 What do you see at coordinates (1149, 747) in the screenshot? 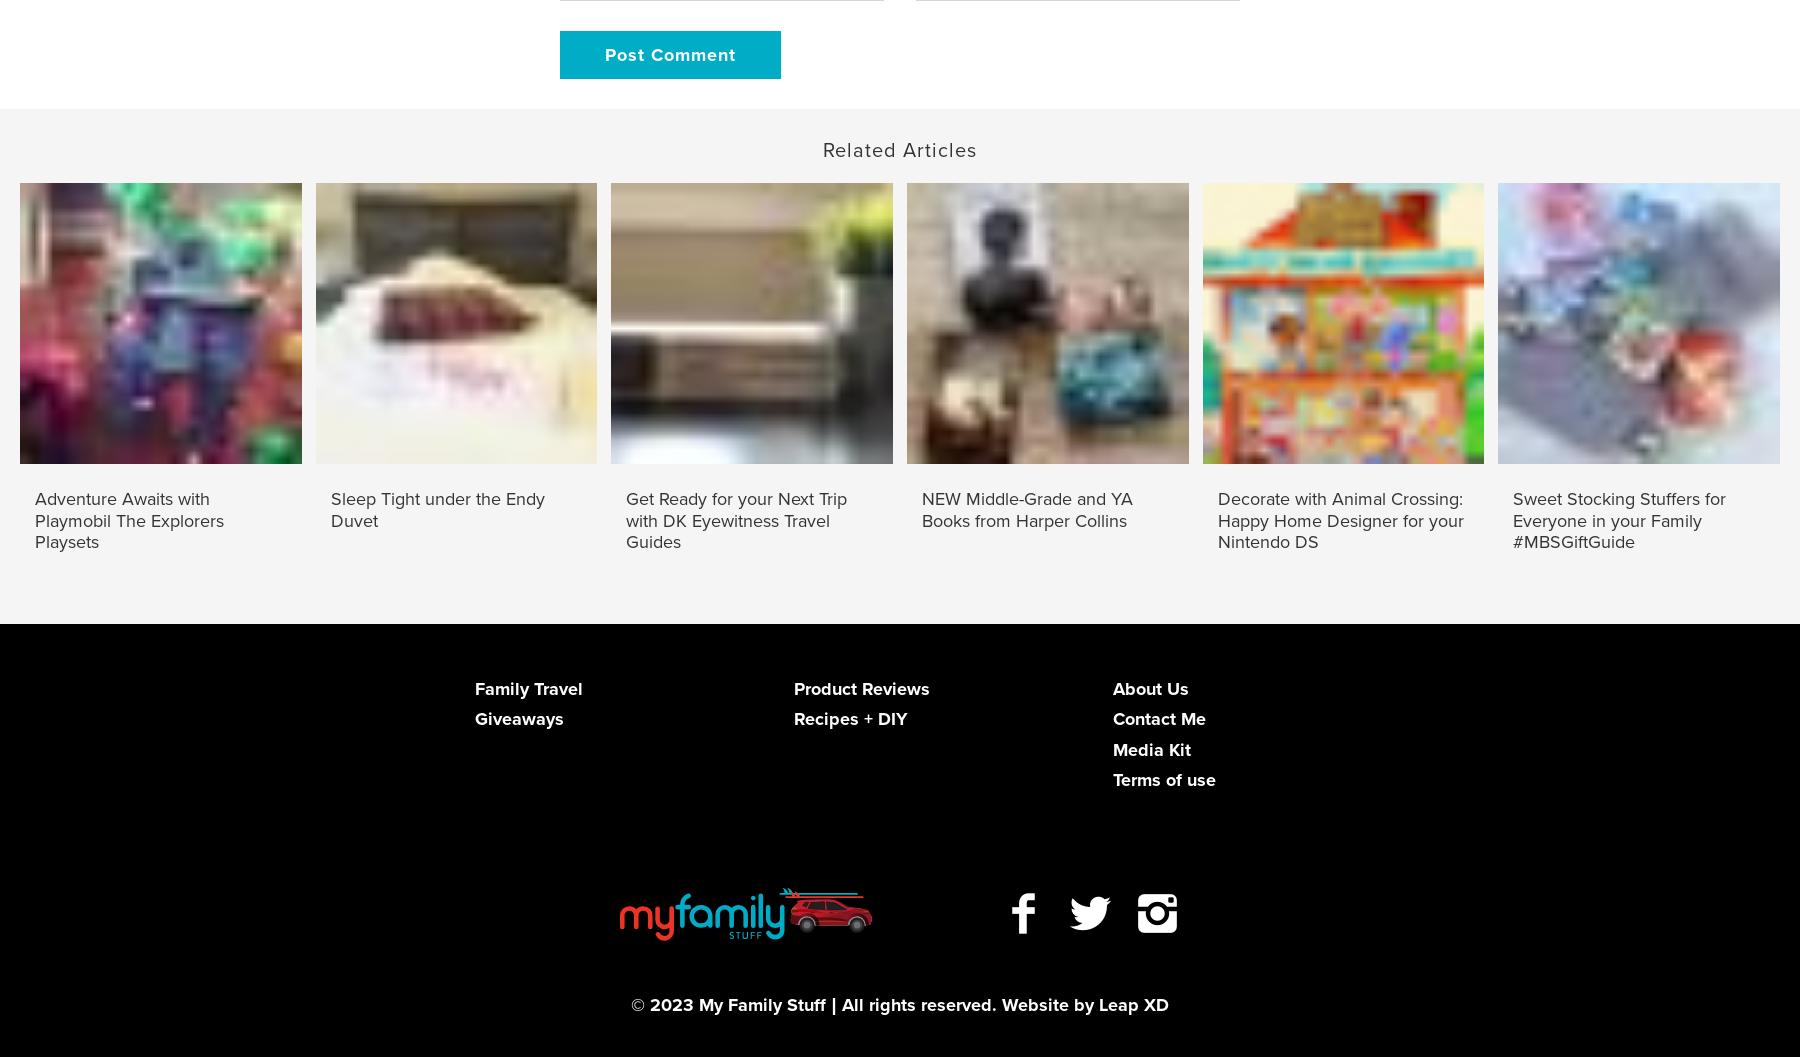
I see `'Media Kit'` at bounding box center [1149, 747].